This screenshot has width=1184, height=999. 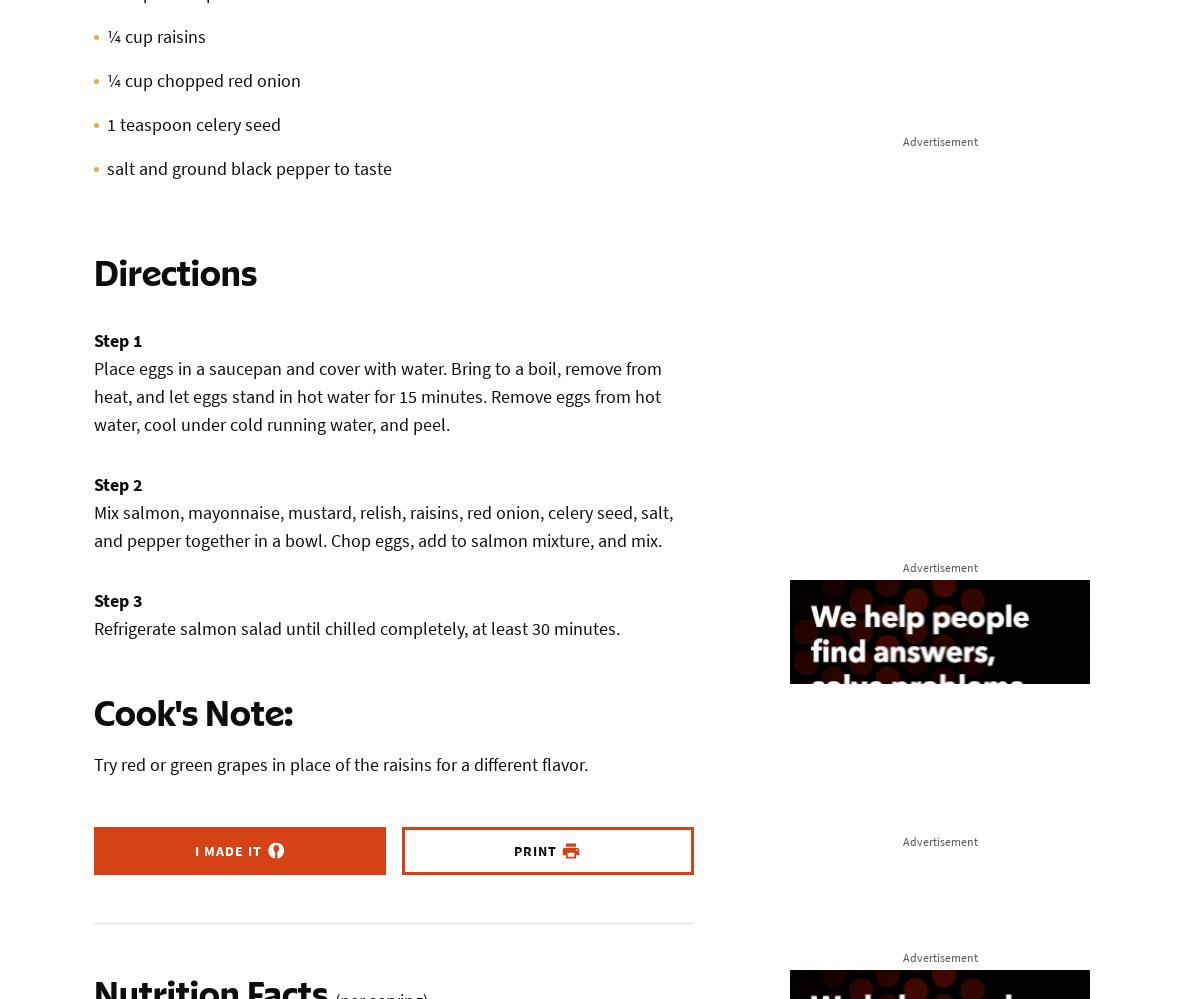 What do you see at coordinates (378, 395) in the screenshot?
I see `'Place eggs in a saucepan and cover with water. Bring to a boil, remove from heat, and let eggs stand in hot water for 15 minutes. Remove eggs from hot water, cool under cold running water, and peel.'` at bounding box center [378, 395].